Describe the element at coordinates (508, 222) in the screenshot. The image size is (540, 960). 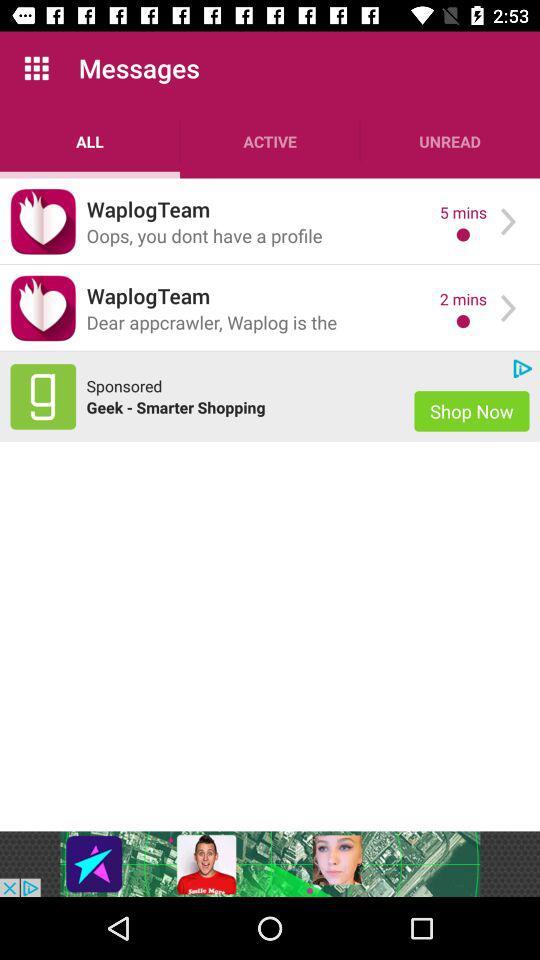
I see `the first arrow` at that location.